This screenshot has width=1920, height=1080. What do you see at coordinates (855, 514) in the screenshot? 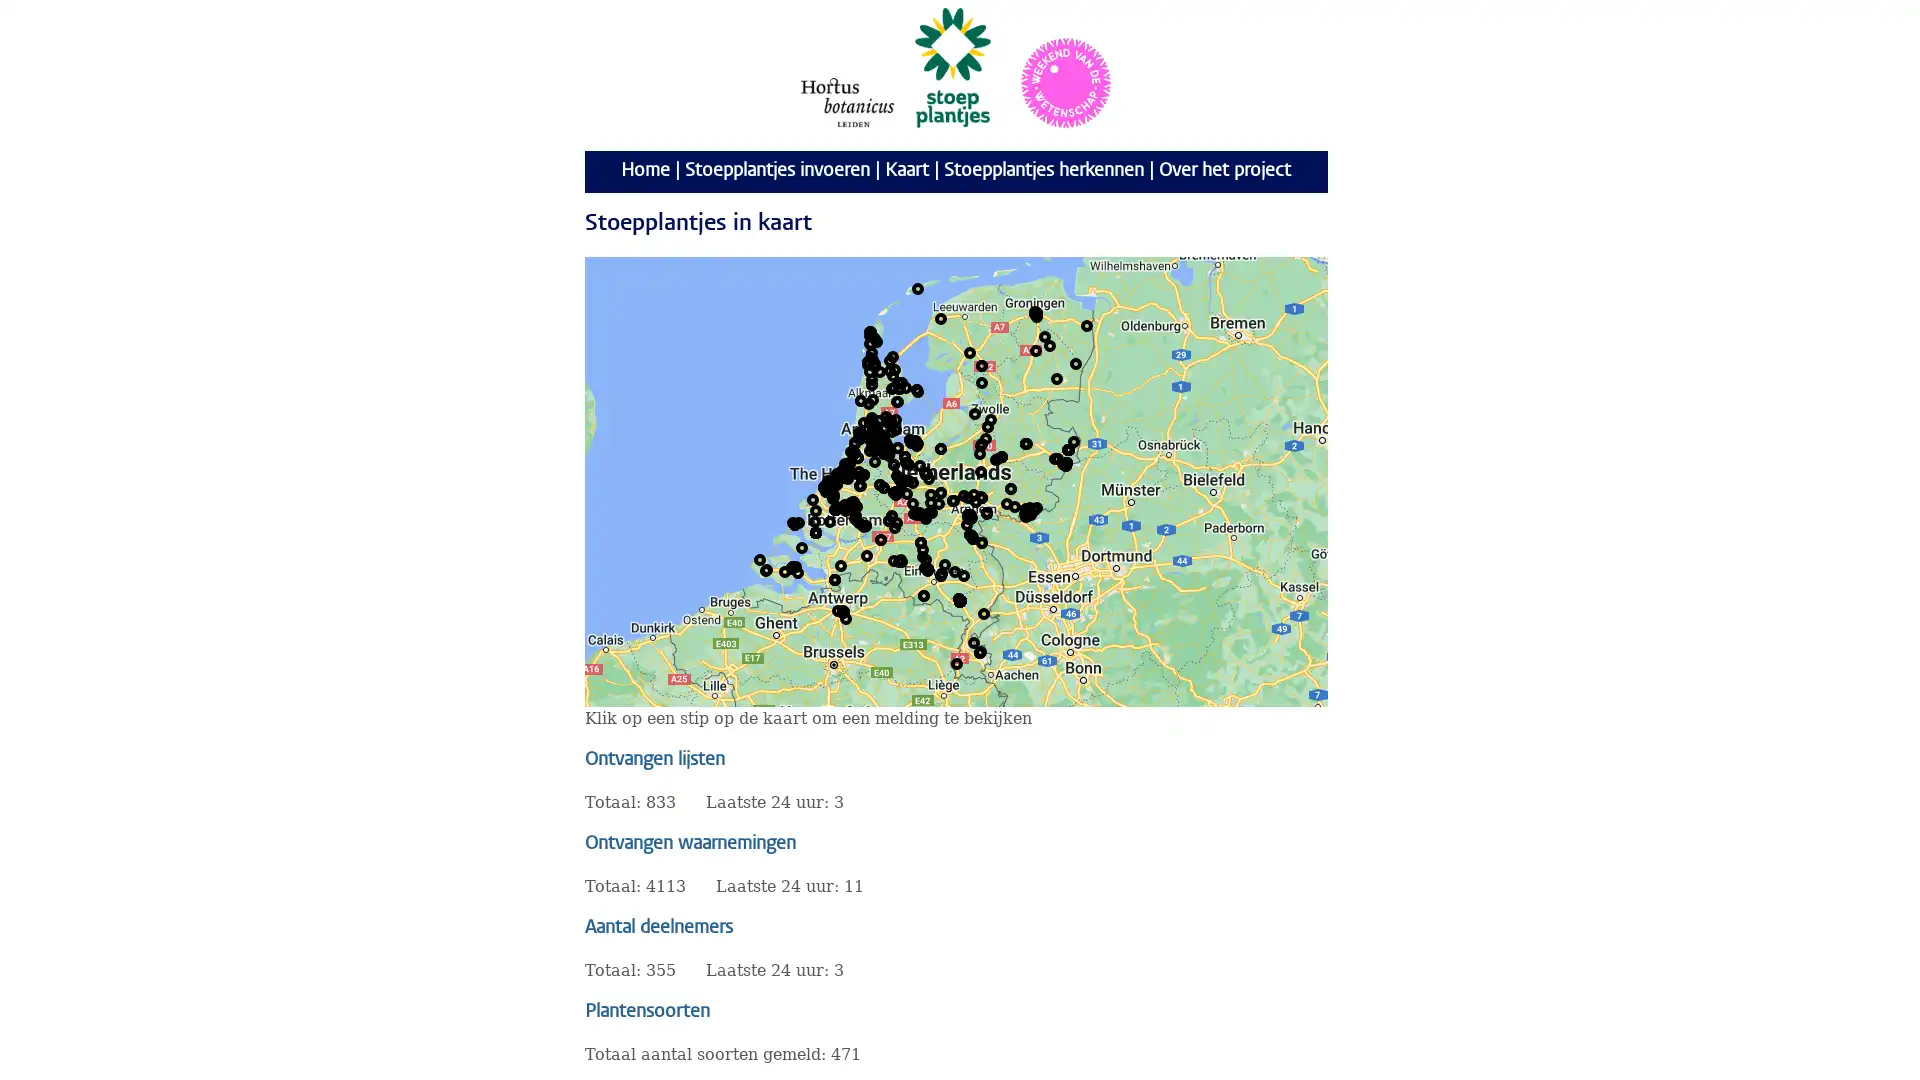
I see `Telling van Sophie op 21 oktober 2021` at bounding box center [855, 514].